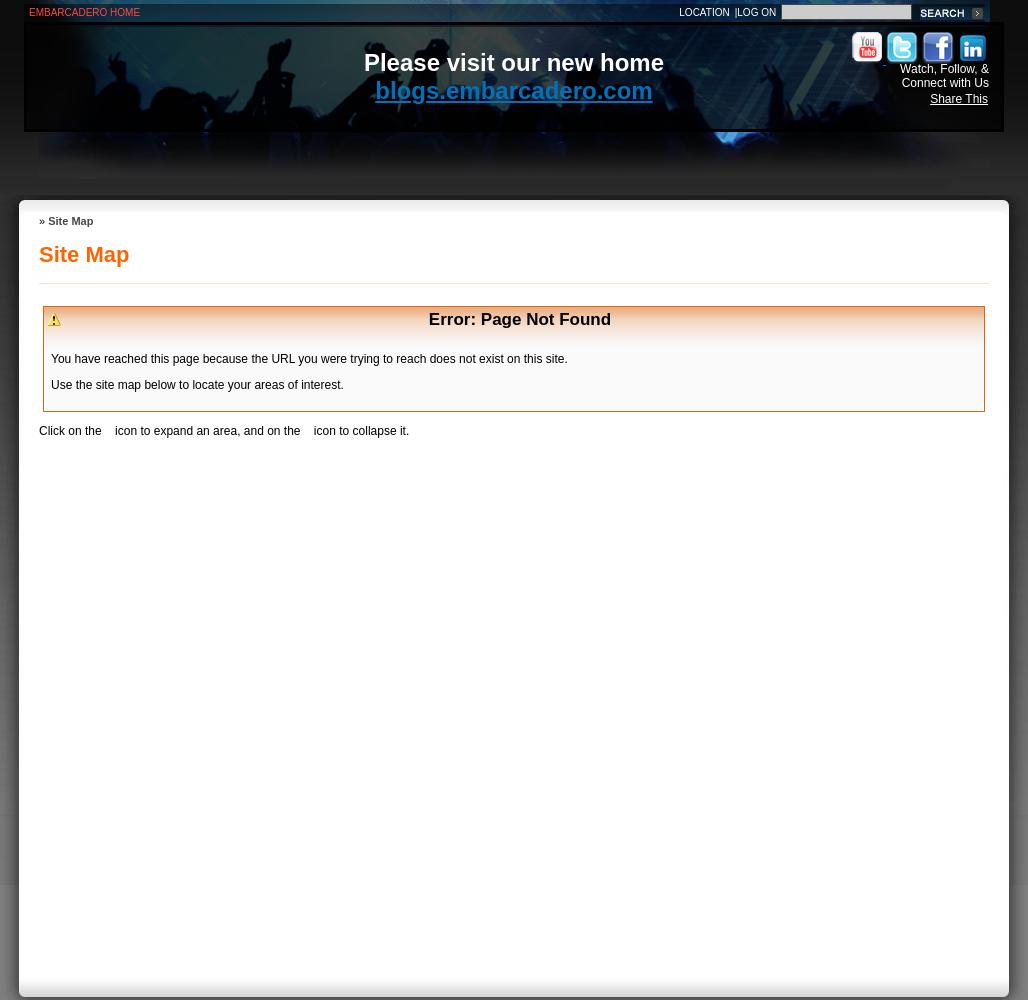  What do you see at coordinates (70, 431) in the screenshot?
I see `'Click on the'` at bounding box center [70, 431].